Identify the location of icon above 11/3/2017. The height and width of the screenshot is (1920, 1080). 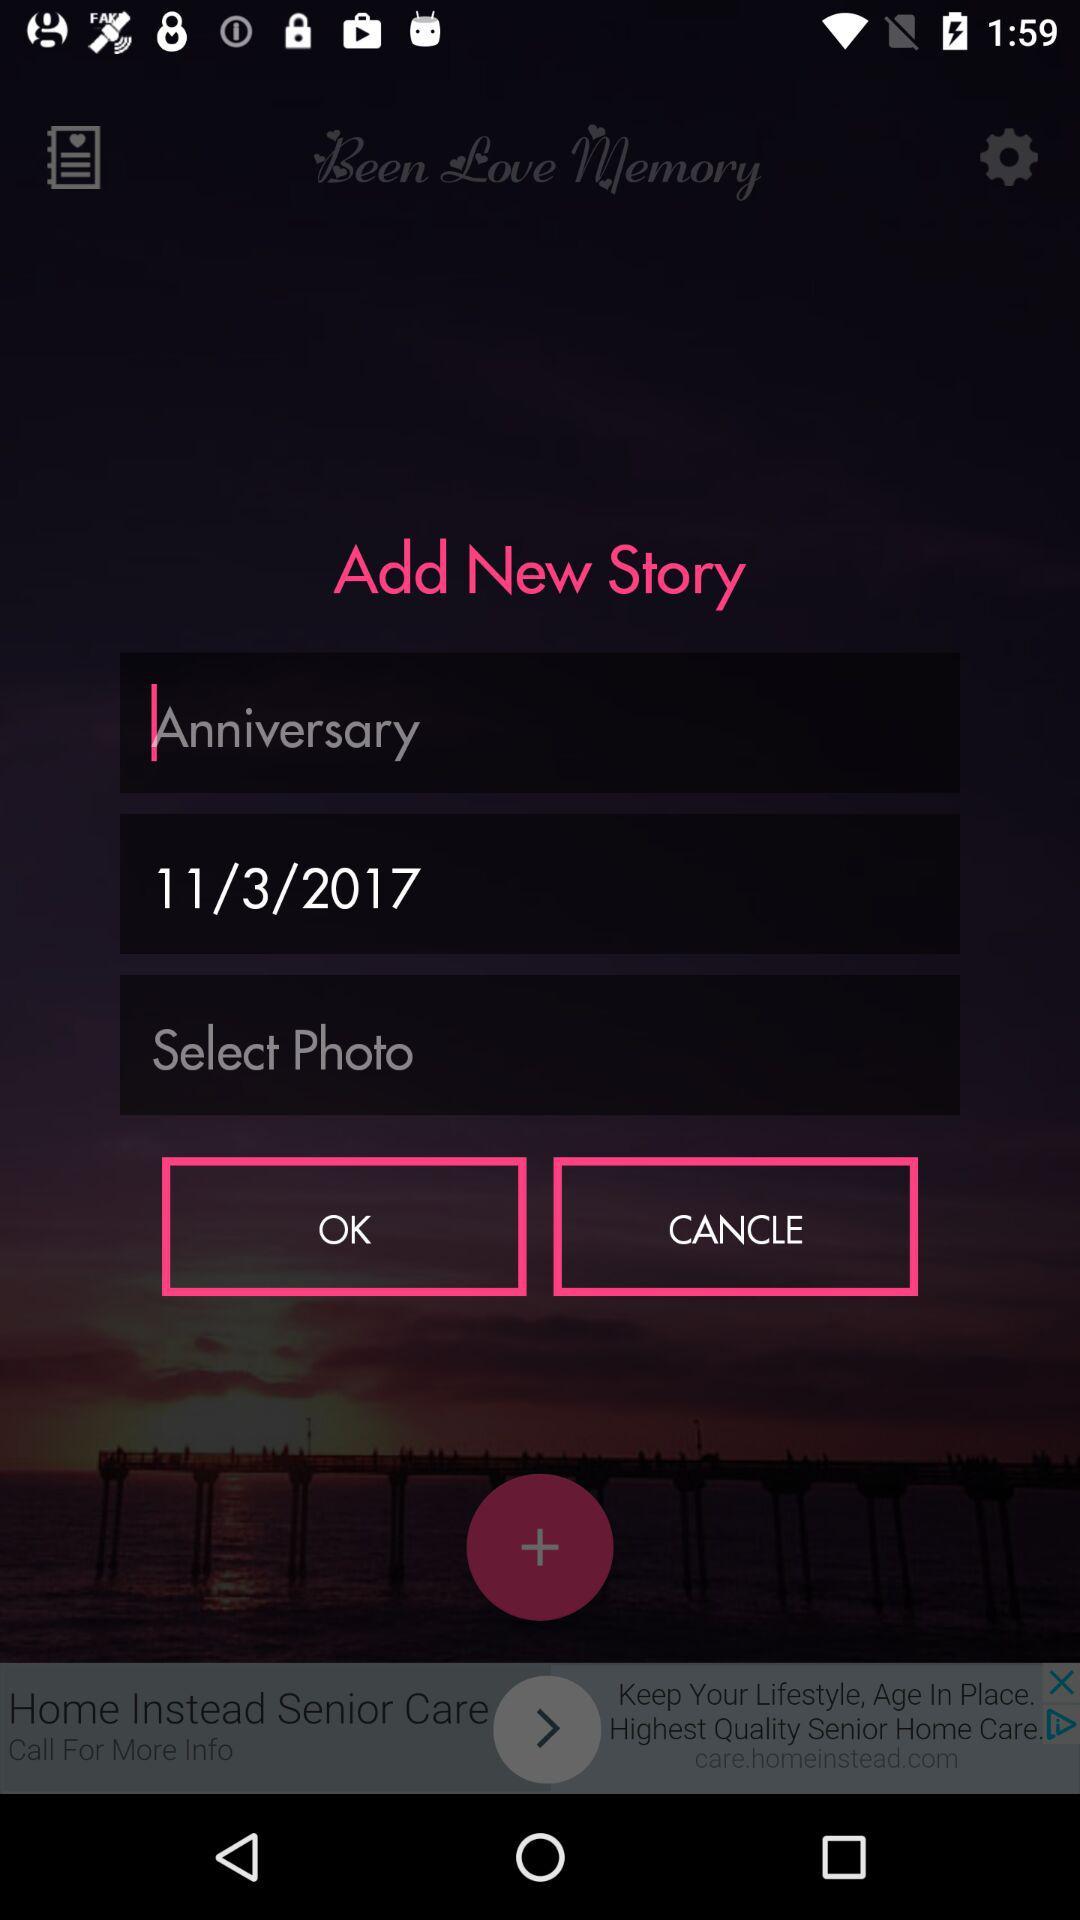
(540, 721).